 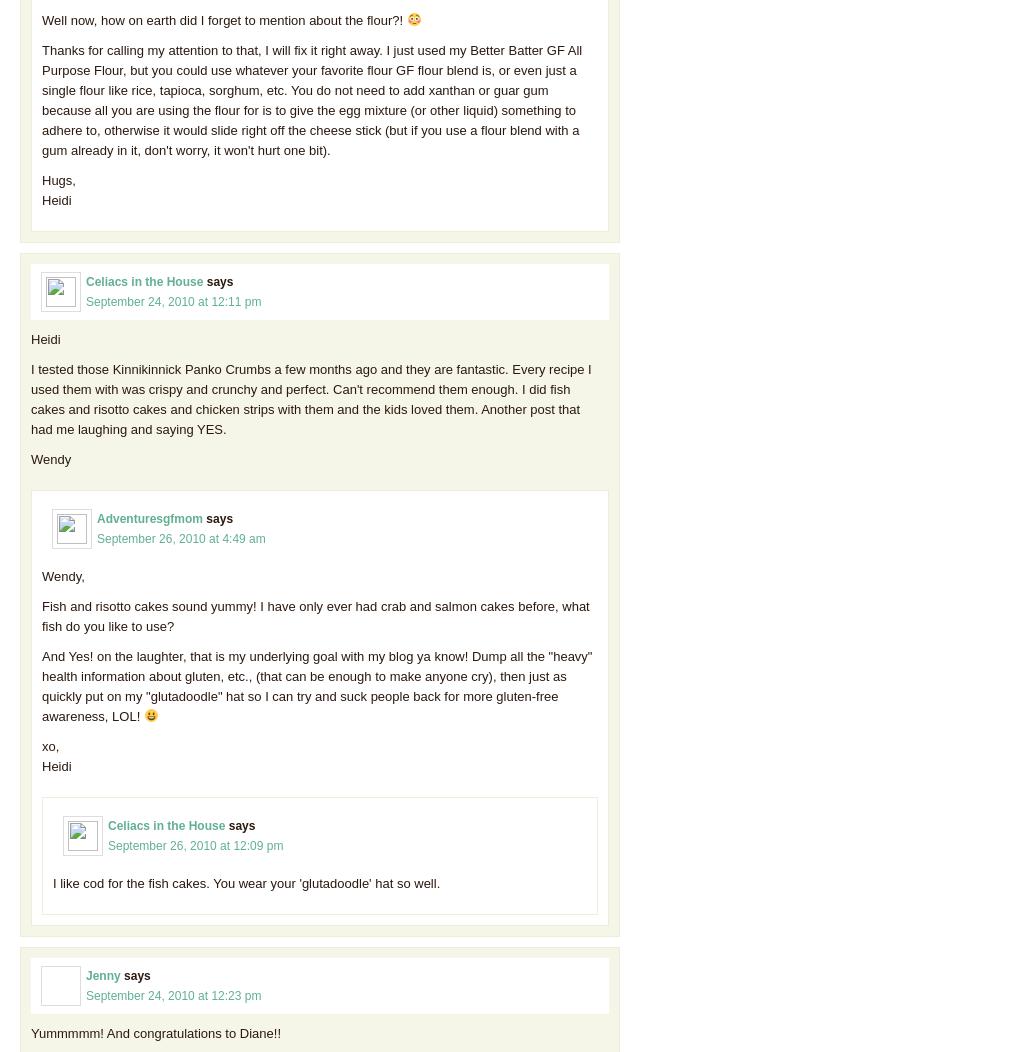 I want to click on 'September 26, 2010 at 12:09 pm', so click(x=194, y=843).